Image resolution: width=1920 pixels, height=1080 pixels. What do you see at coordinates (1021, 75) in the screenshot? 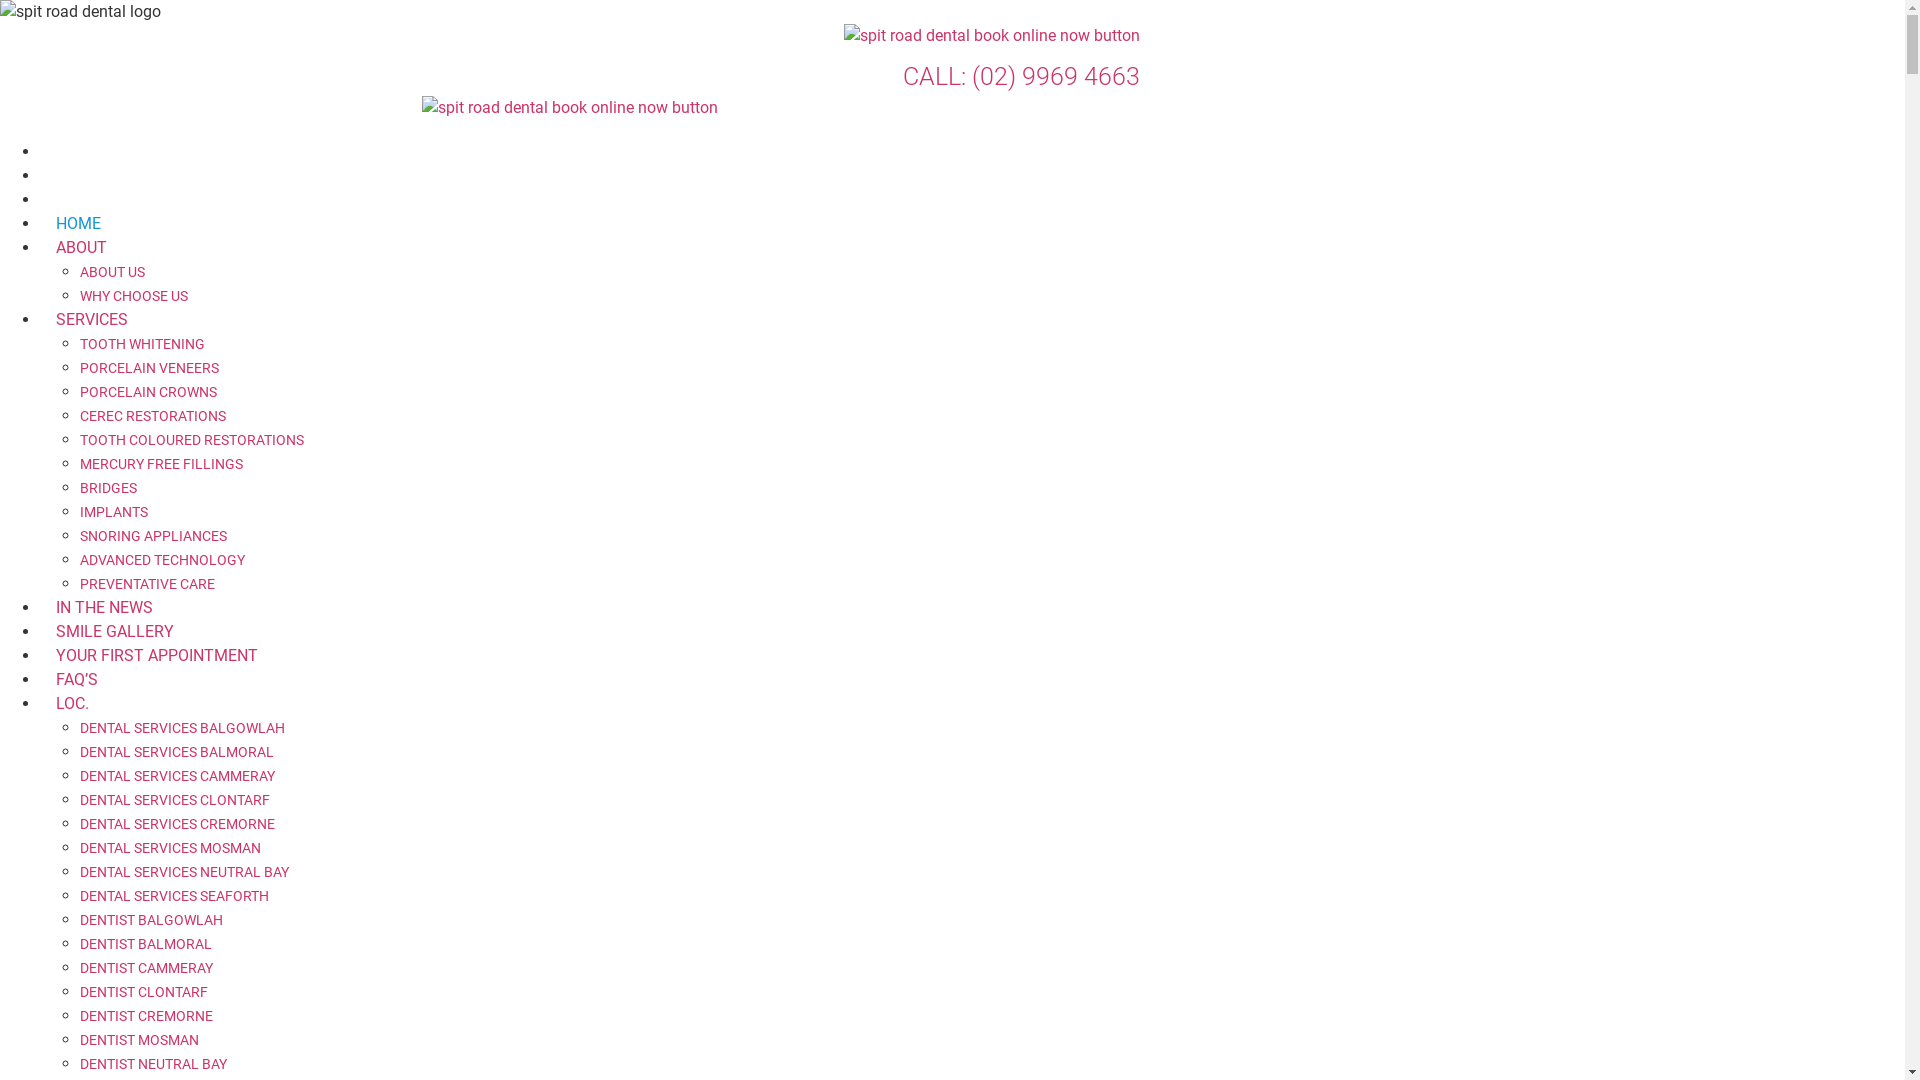
I see `'CALL: (02) 9969 4663'` at bounding box center [1021, 75].